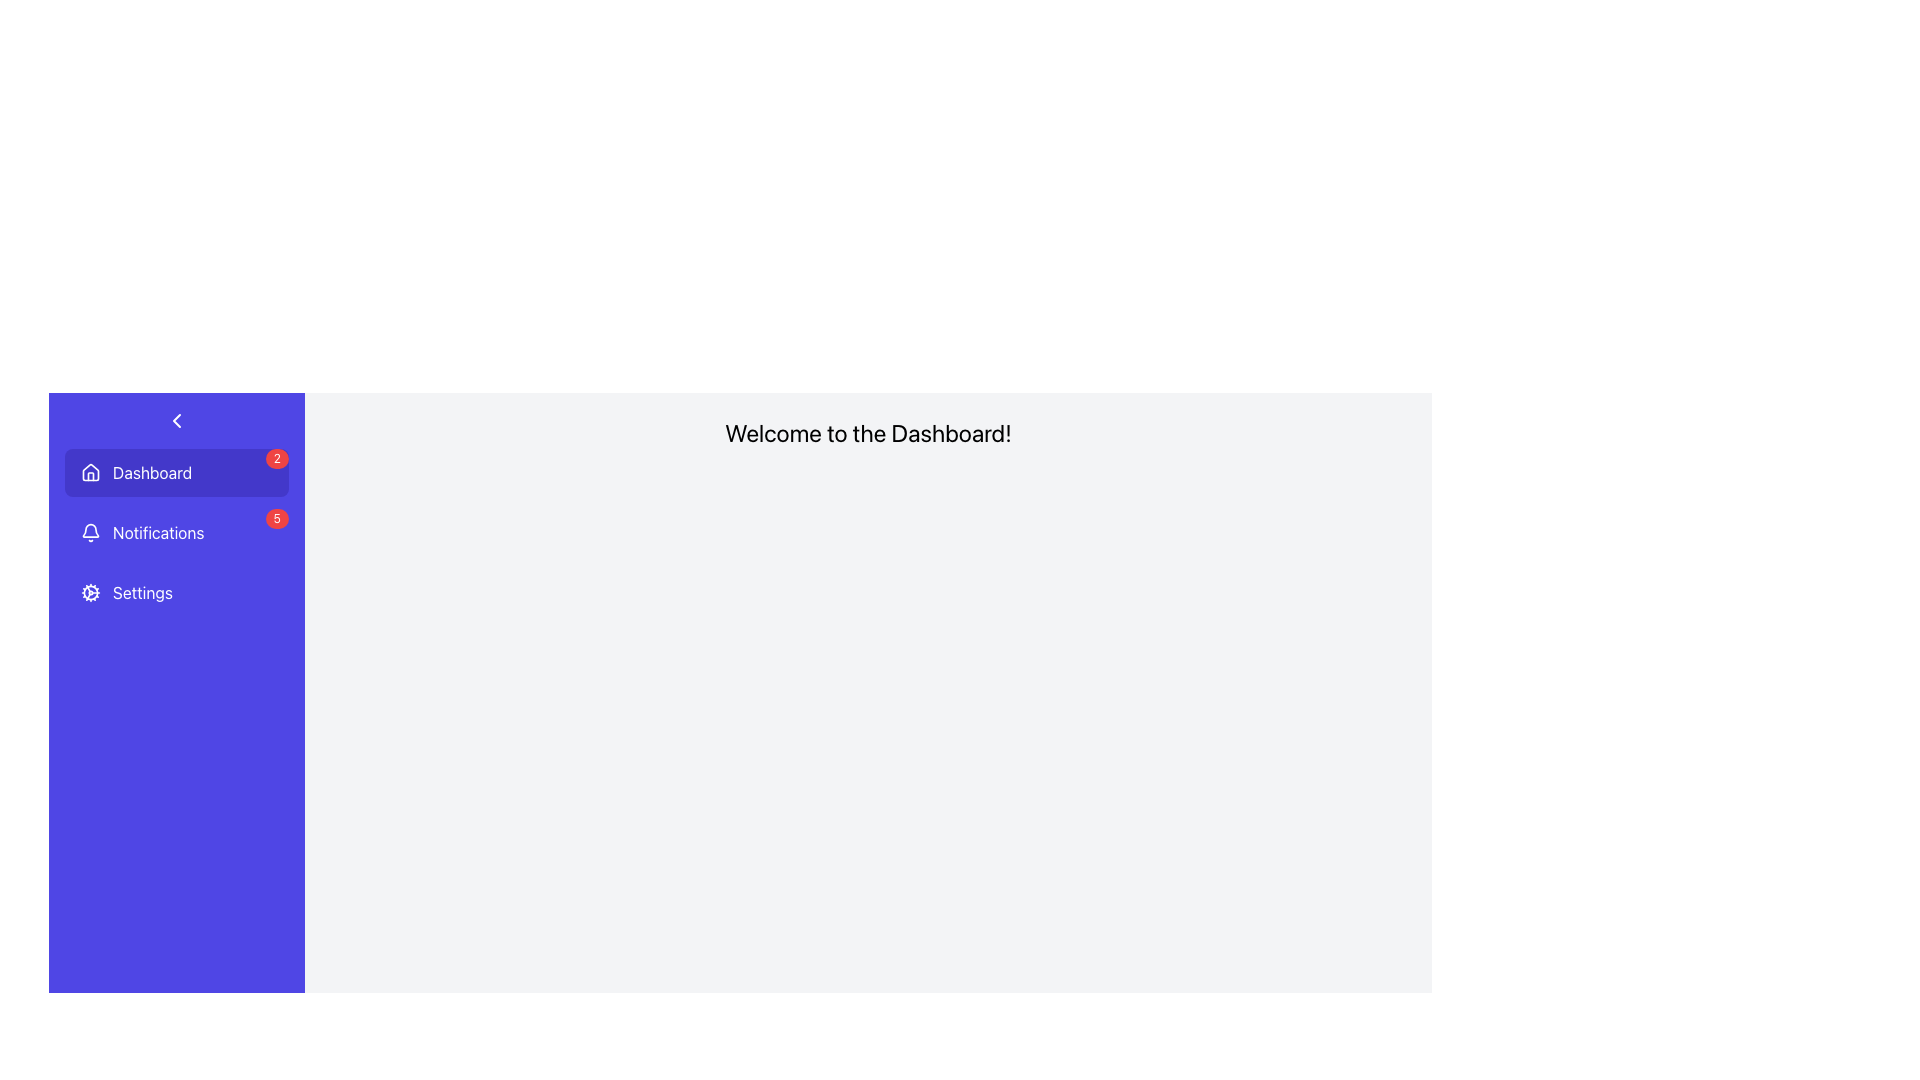 The width and height of the screenshot is (1920, 1080). Describe the element at coordinates (141, 592) in the screenshot. I see `the 'Settings' text label in the navigation sidebar, which is the third item directly below 'Notifications'` at that location.